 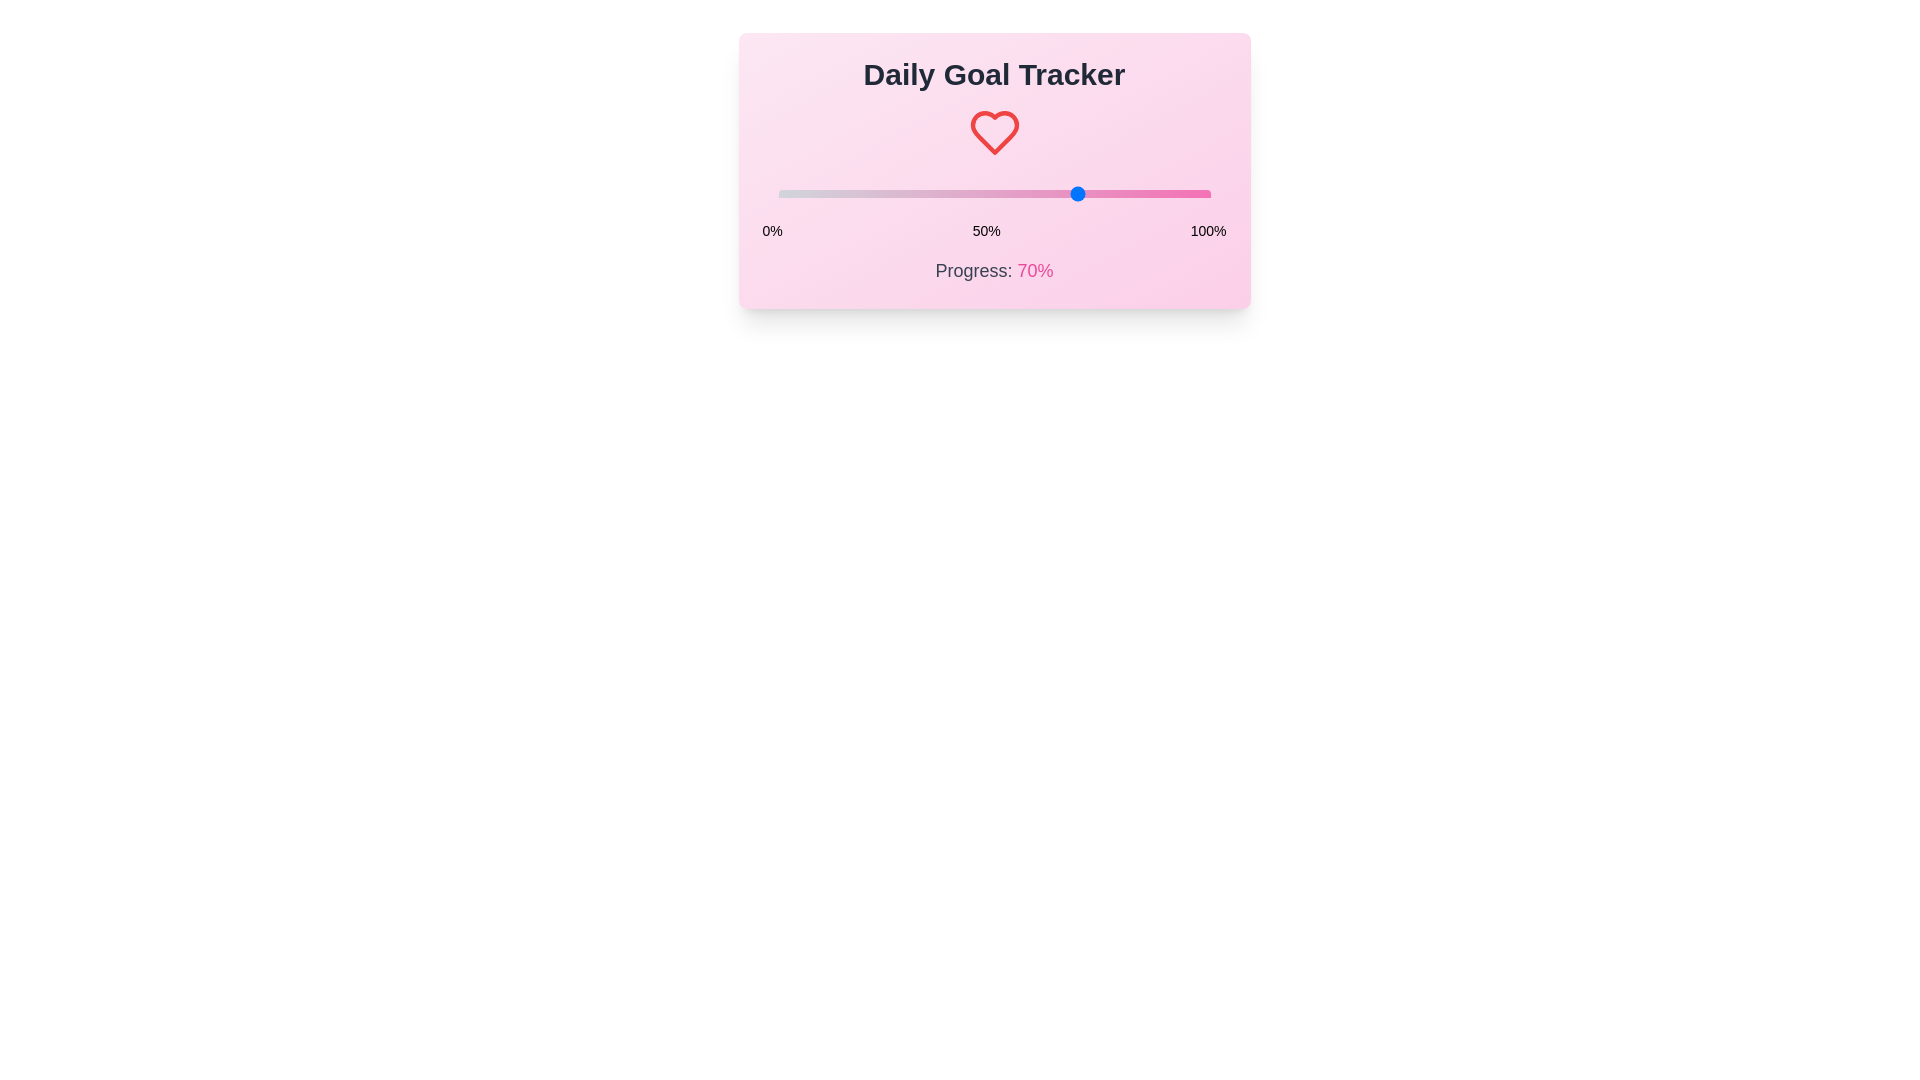 What do you see at coordinates (1145, 193) in the screenshot?
I see `the slider to set the progress to 85%` at bounding box center [1145, 193].